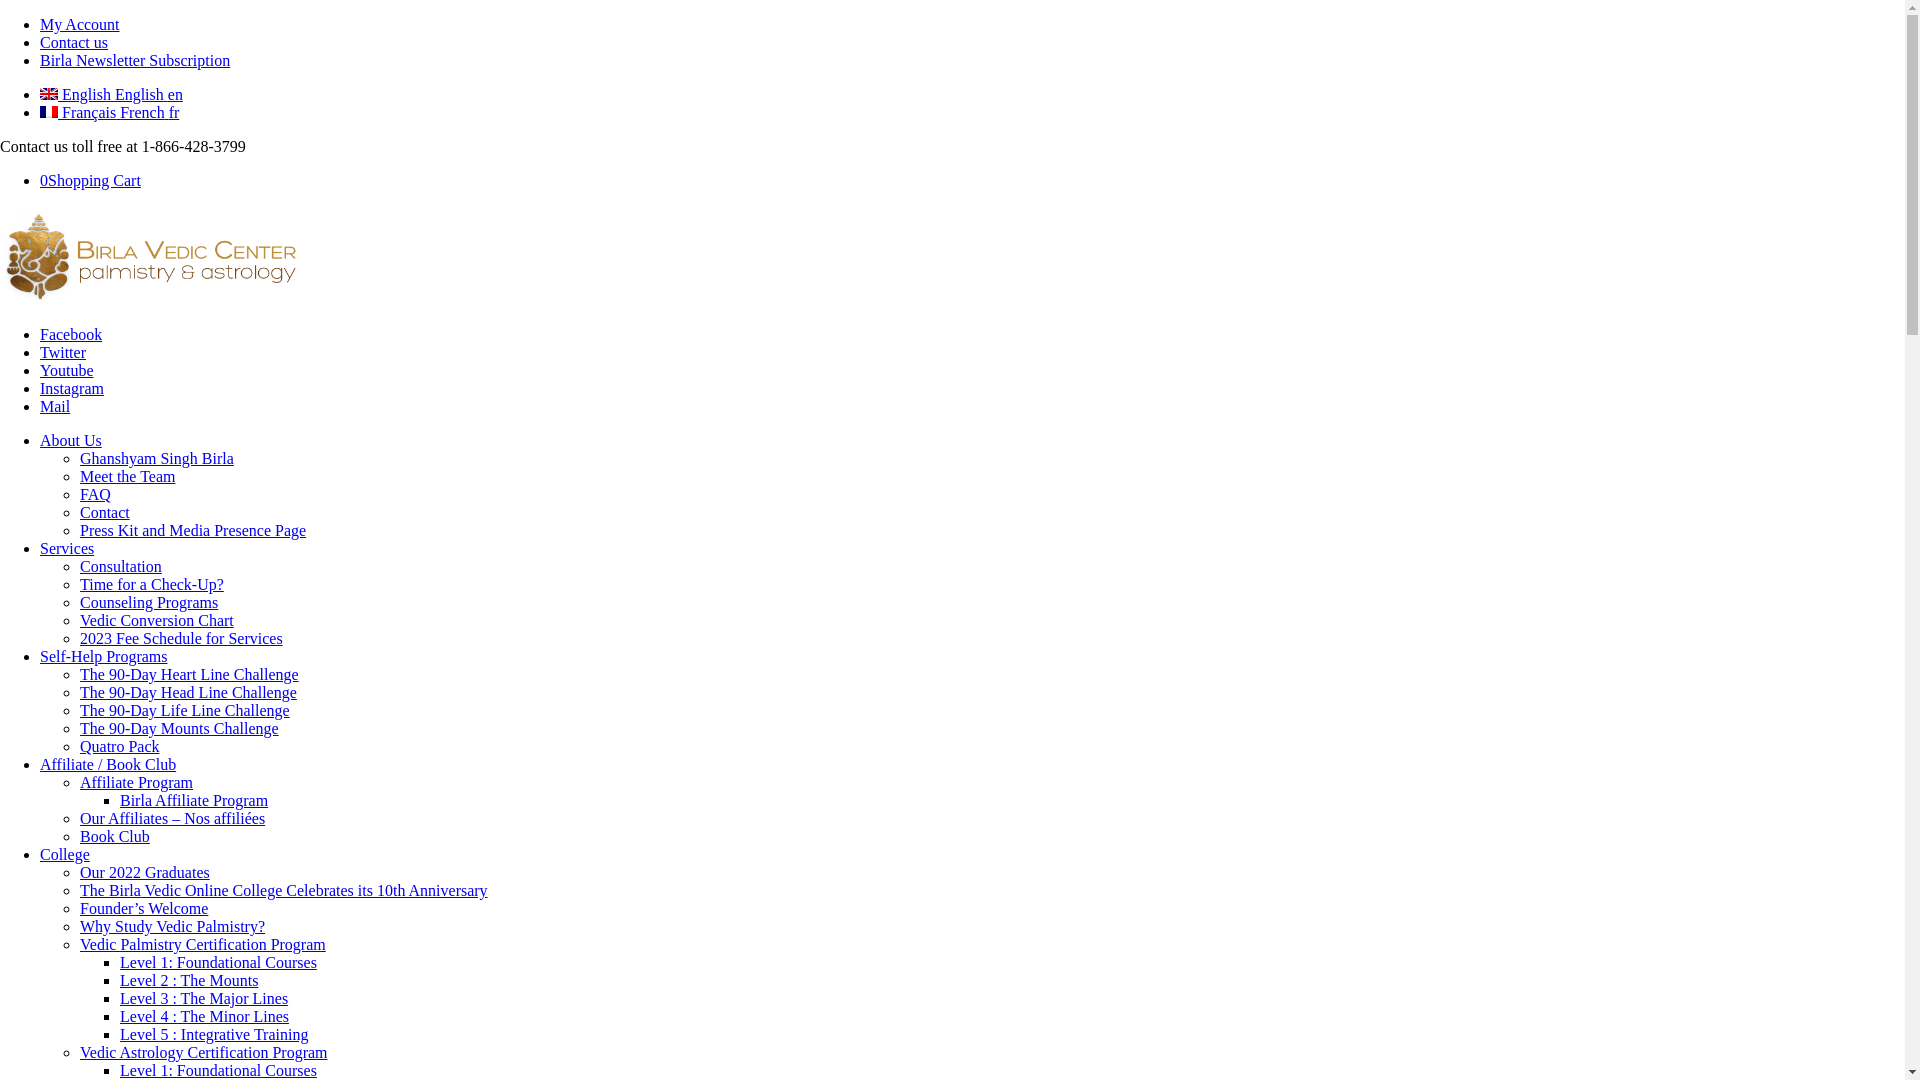  What do you see at coordinates (156, 458) in the screenshot?
I see `'Ghanshyam Singh Birla'` at bounding box center [156, 458].